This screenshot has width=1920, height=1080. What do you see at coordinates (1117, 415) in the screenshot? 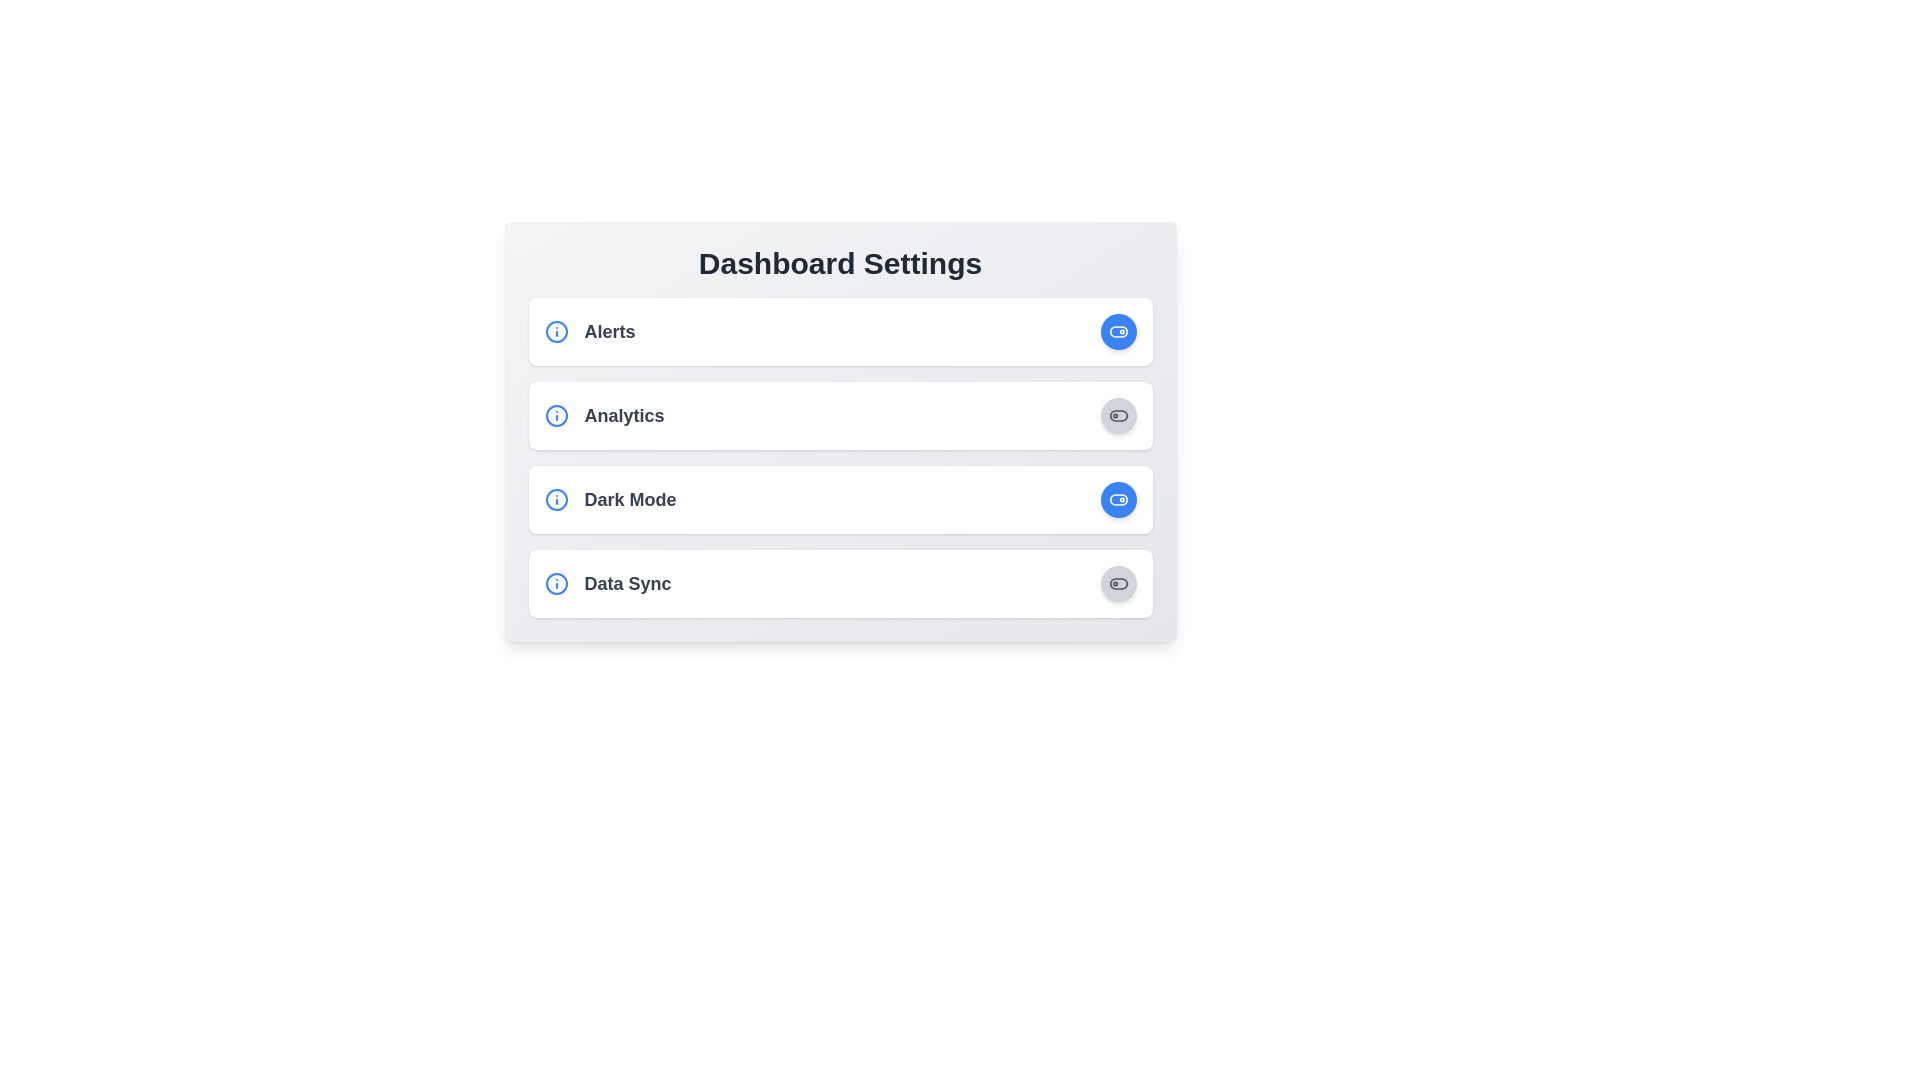
I see `toggle button for Analytics to toggle its state` at bounding box center [1117, 415].